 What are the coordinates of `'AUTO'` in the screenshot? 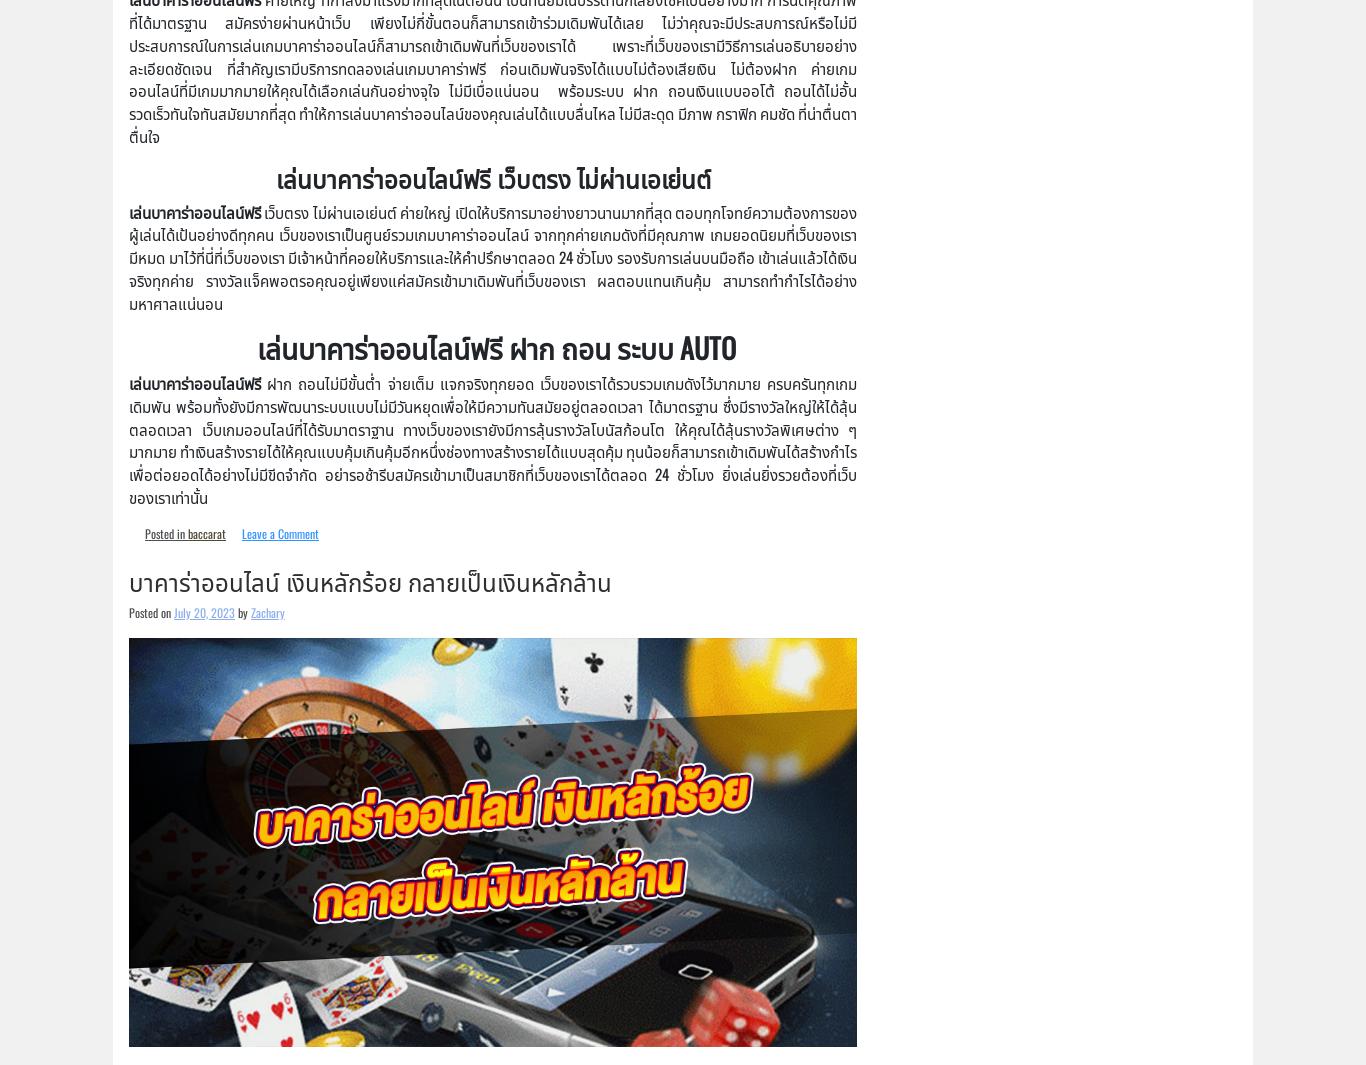 It's located at (678, 345).